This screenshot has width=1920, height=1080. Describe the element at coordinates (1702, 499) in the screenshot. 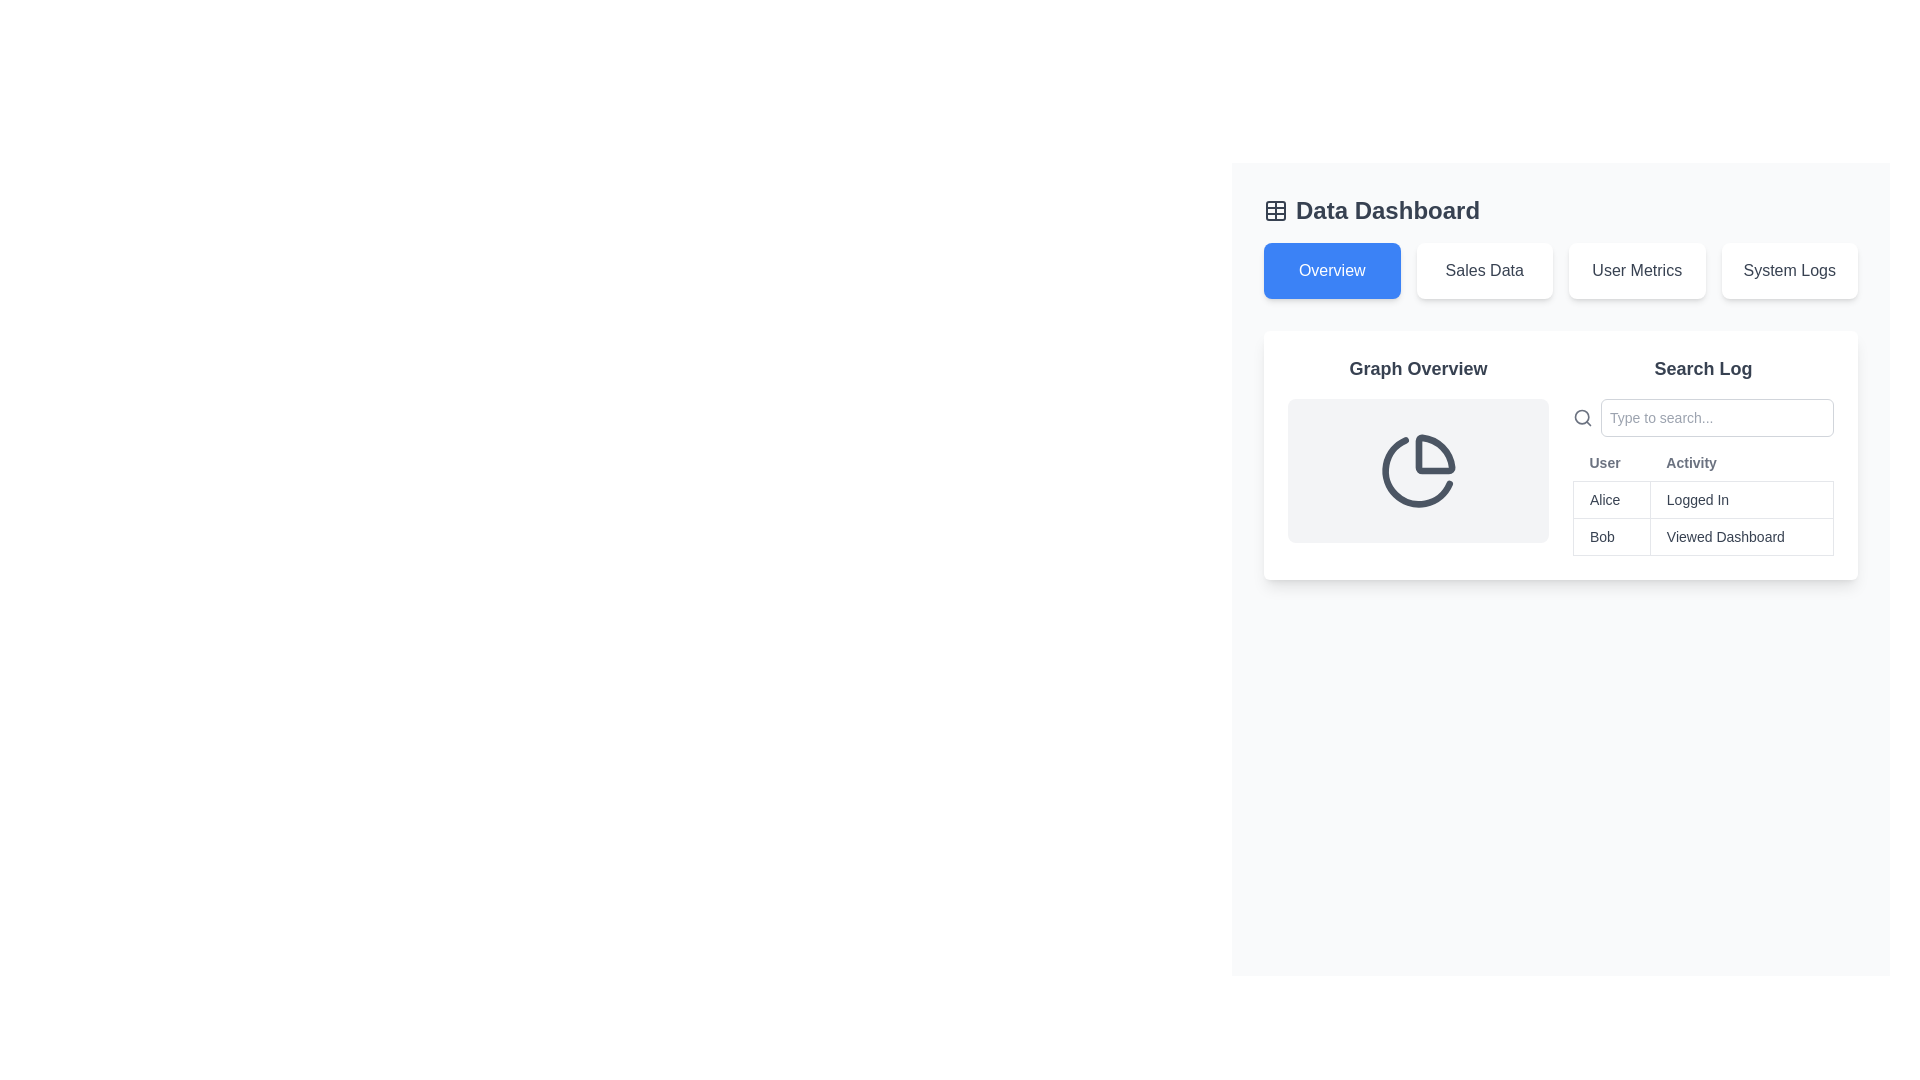

I see `the log entry indicating that user 'Alice' has logged in, located in the 'Search Log' table under the 'Activity' column` at that location.